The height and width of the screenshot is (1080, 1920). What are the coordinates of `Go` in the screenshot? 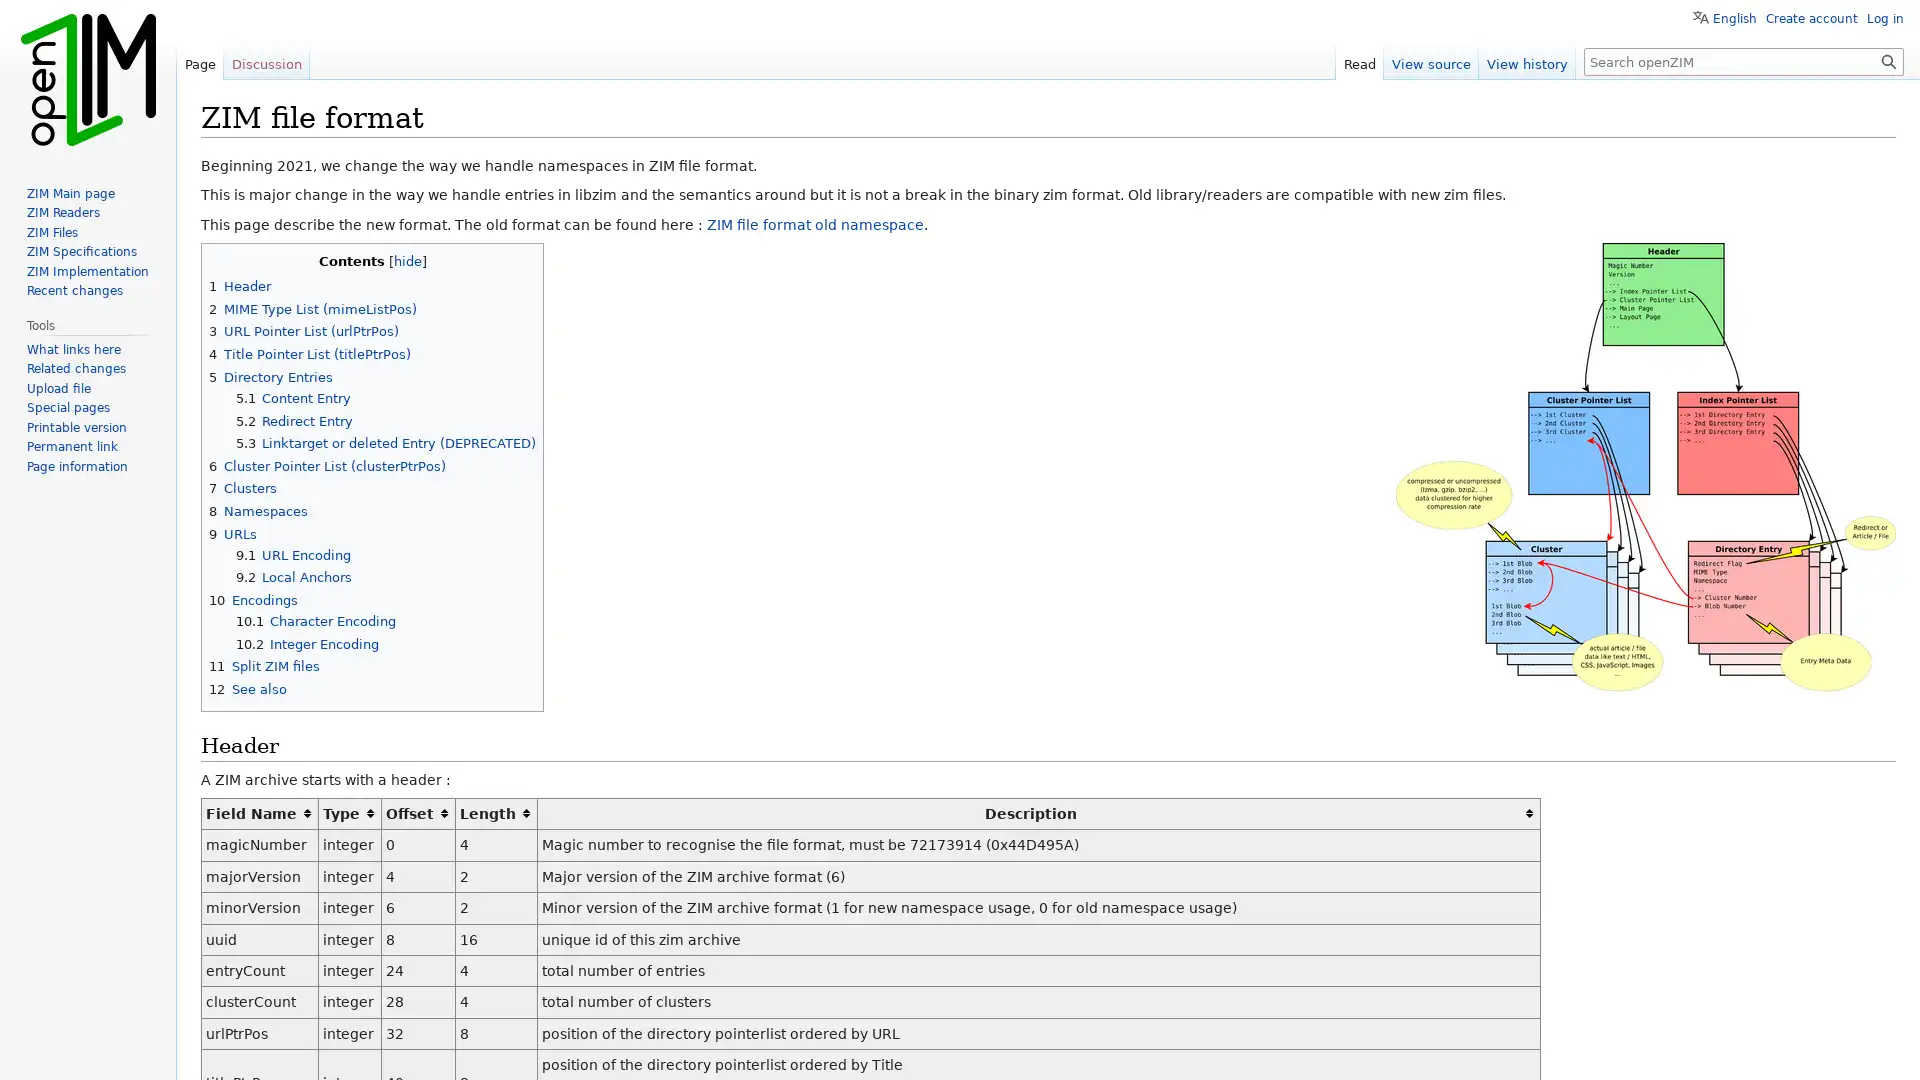 It's located at (1888, 60).